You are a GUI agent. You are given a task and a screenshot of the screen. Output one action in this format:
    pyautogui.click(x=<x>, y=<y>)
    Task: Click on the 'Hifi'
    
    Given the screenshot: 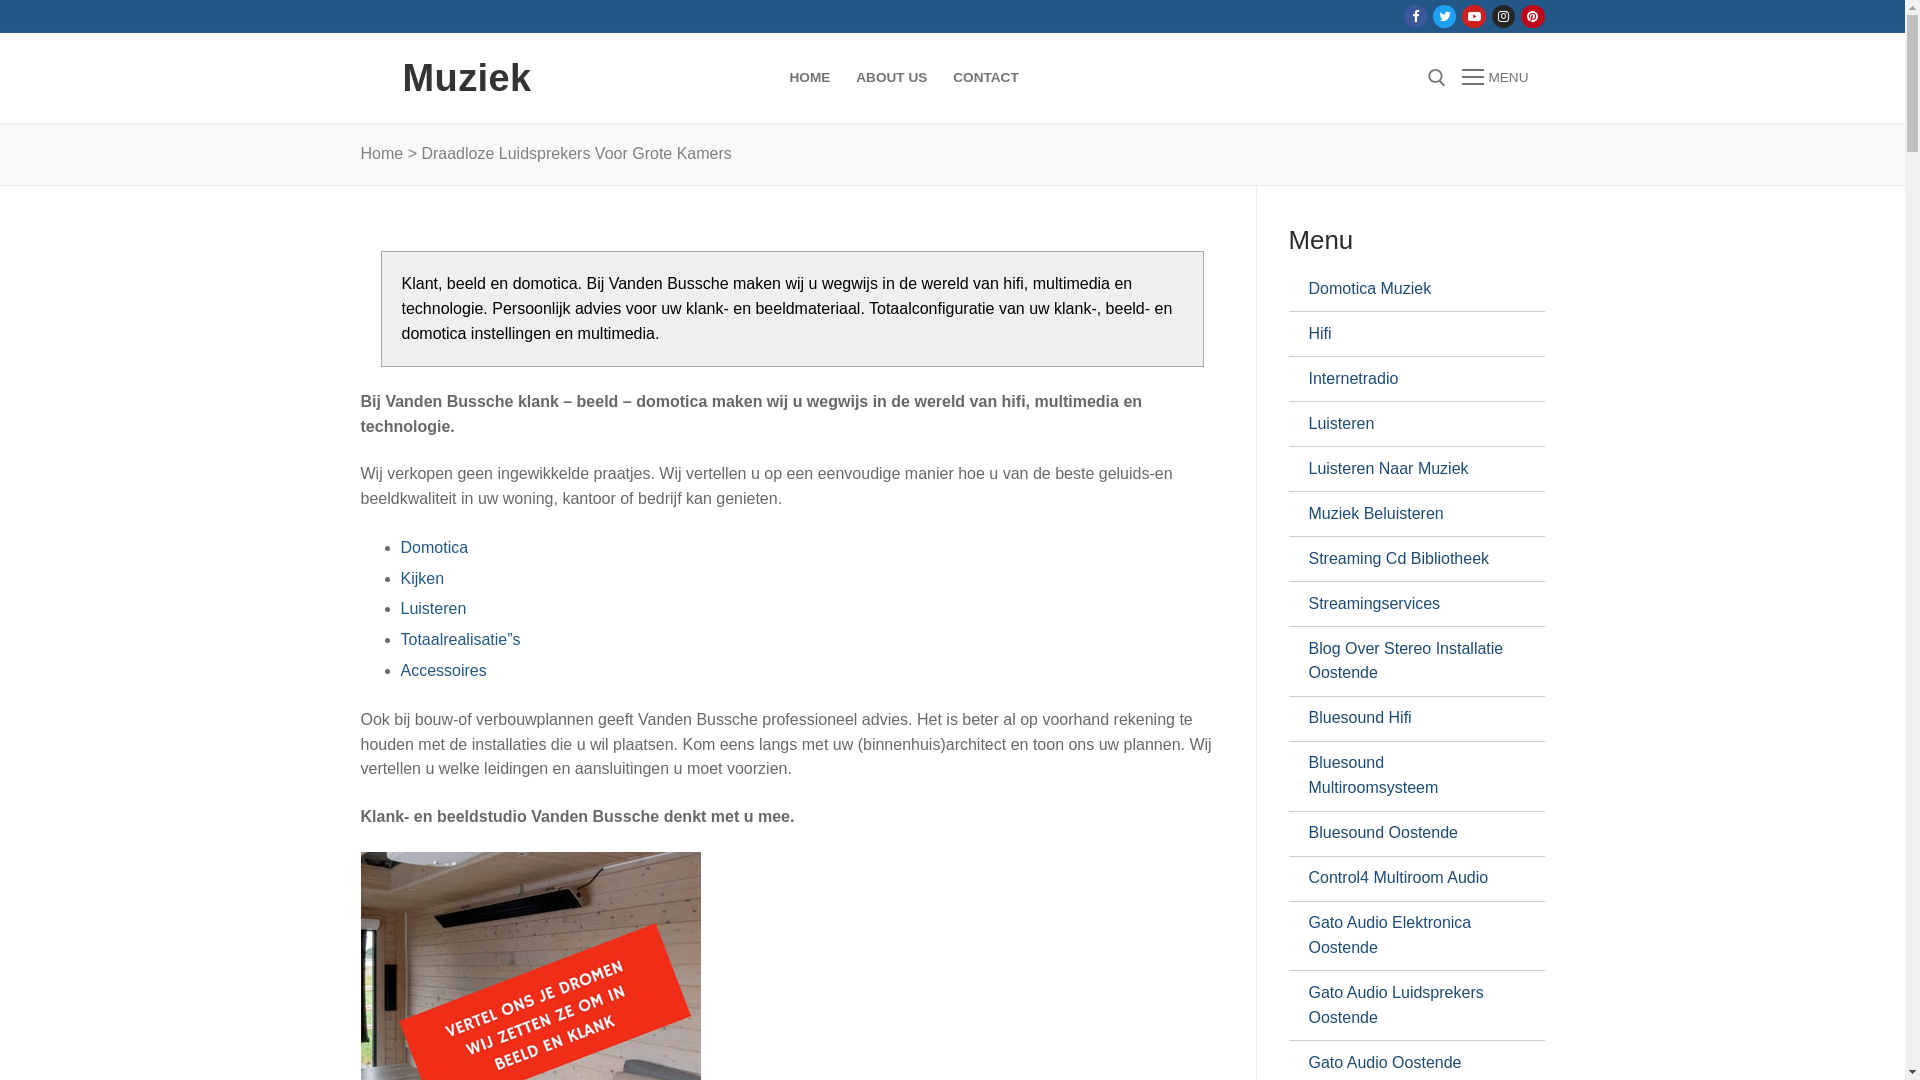 What is the action you would take?
    pyautogui.click(x=1406, y=333)
    